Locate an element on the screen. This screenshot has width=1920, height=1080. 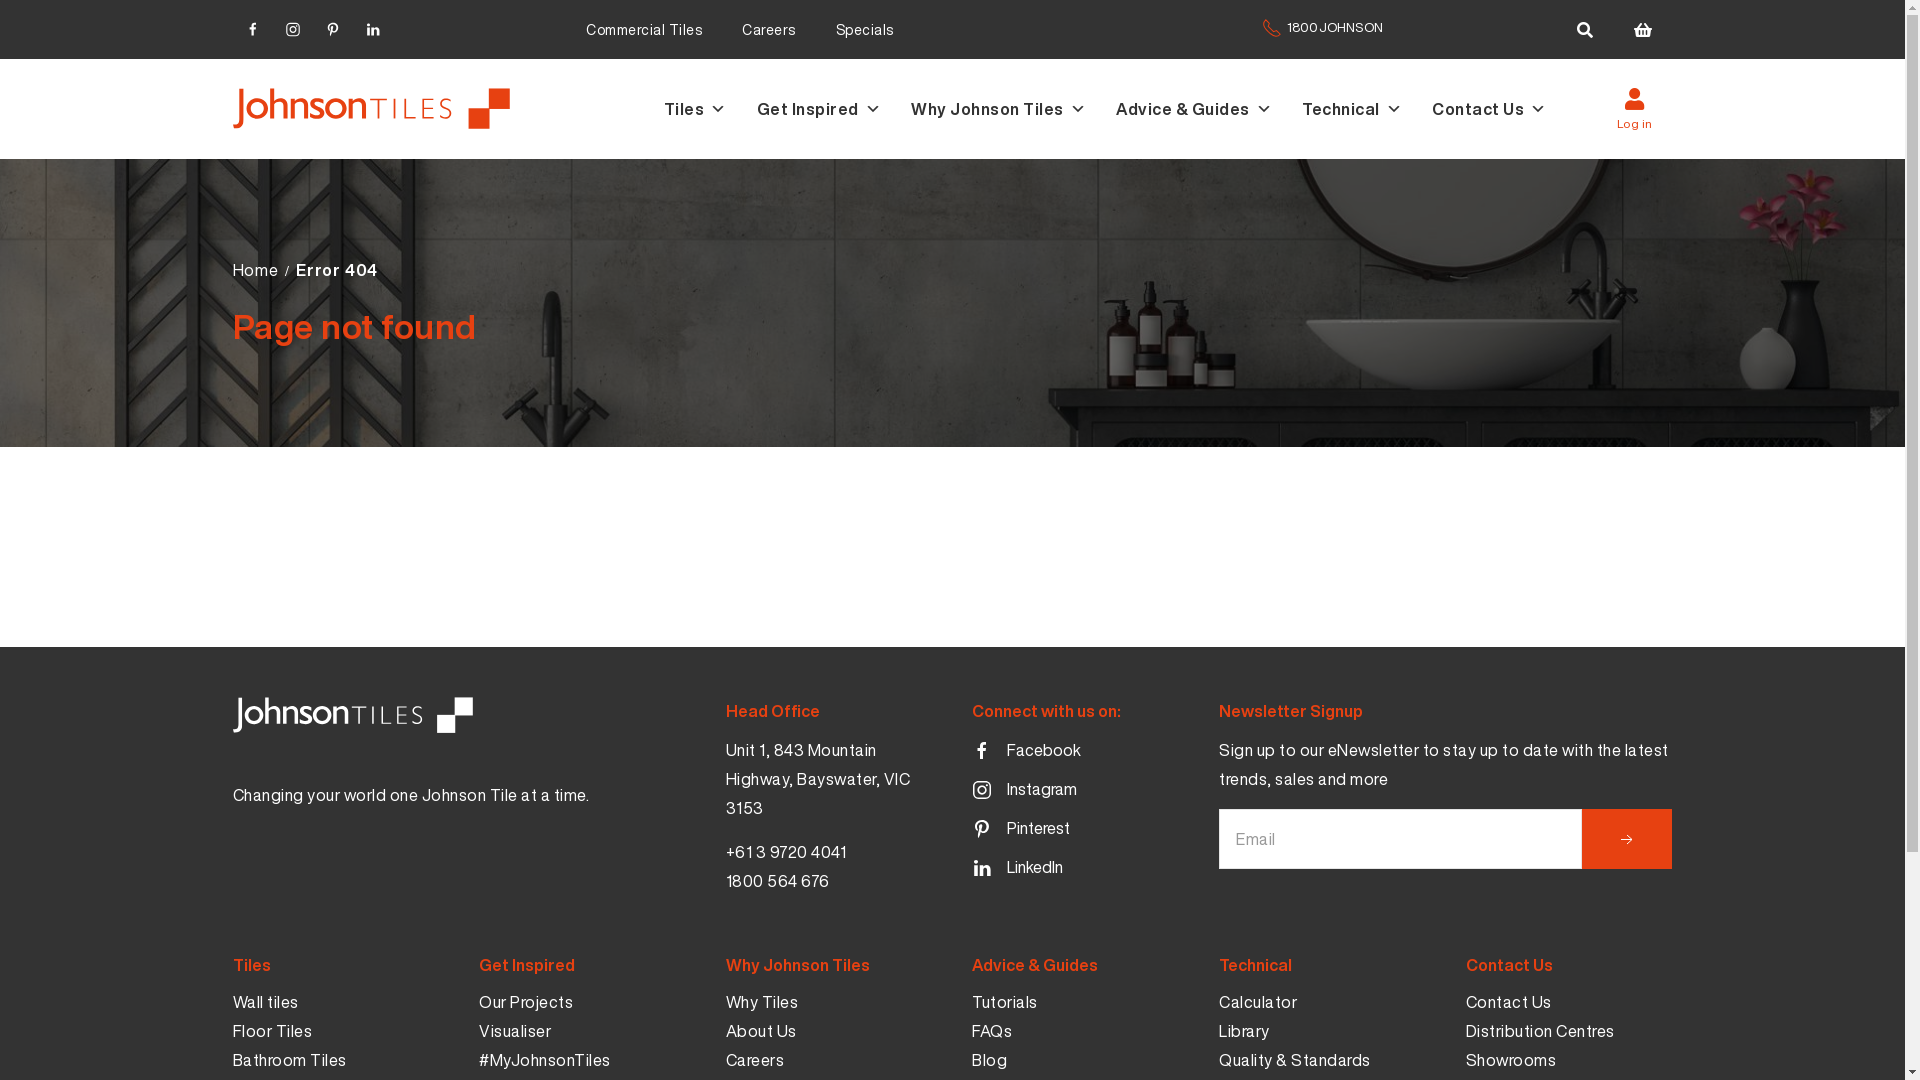
'FAQs' is located at coordinates (971, 1031).